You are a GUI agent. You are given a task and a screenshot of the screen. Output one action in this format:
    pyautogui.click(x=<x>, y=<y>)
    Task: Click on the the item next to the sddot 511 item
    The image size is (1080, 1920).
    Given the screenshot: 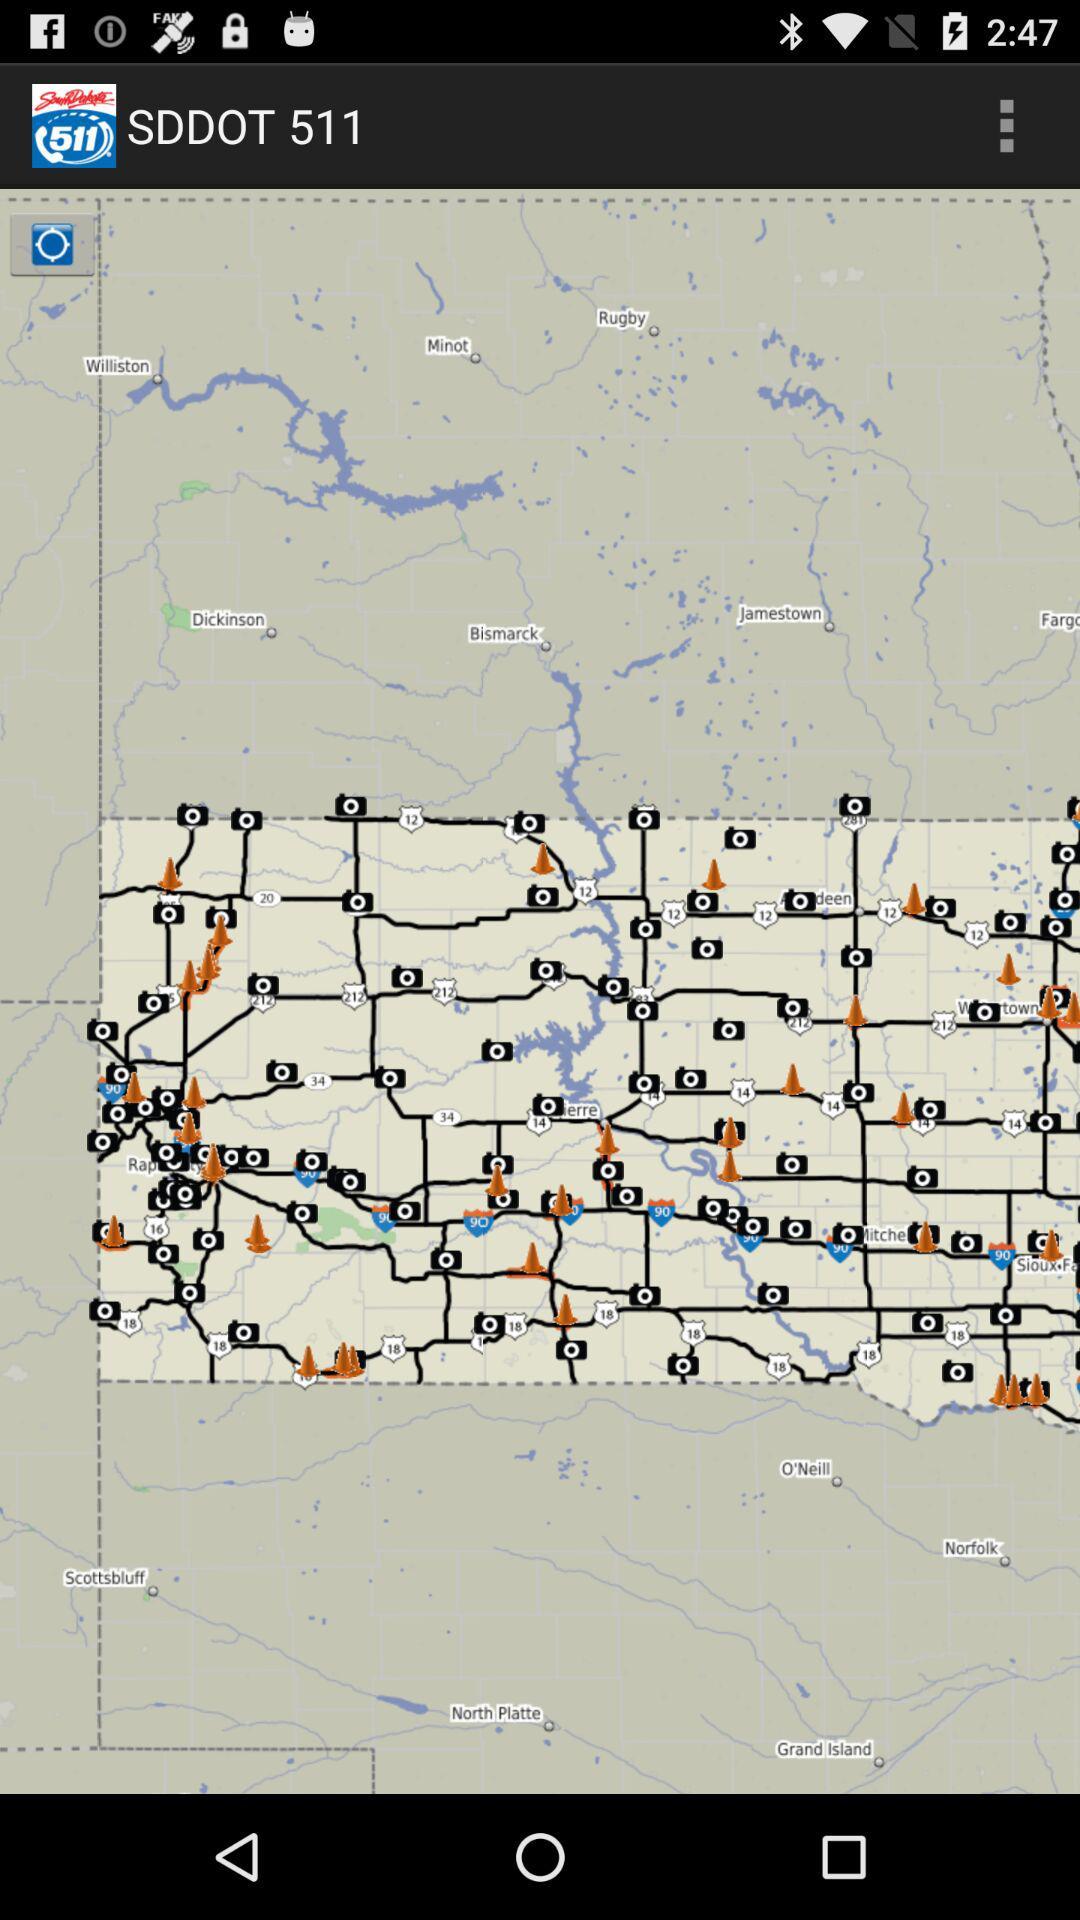 What is the action you would take?
    pyautogui.click(x=1006, y=124)
    